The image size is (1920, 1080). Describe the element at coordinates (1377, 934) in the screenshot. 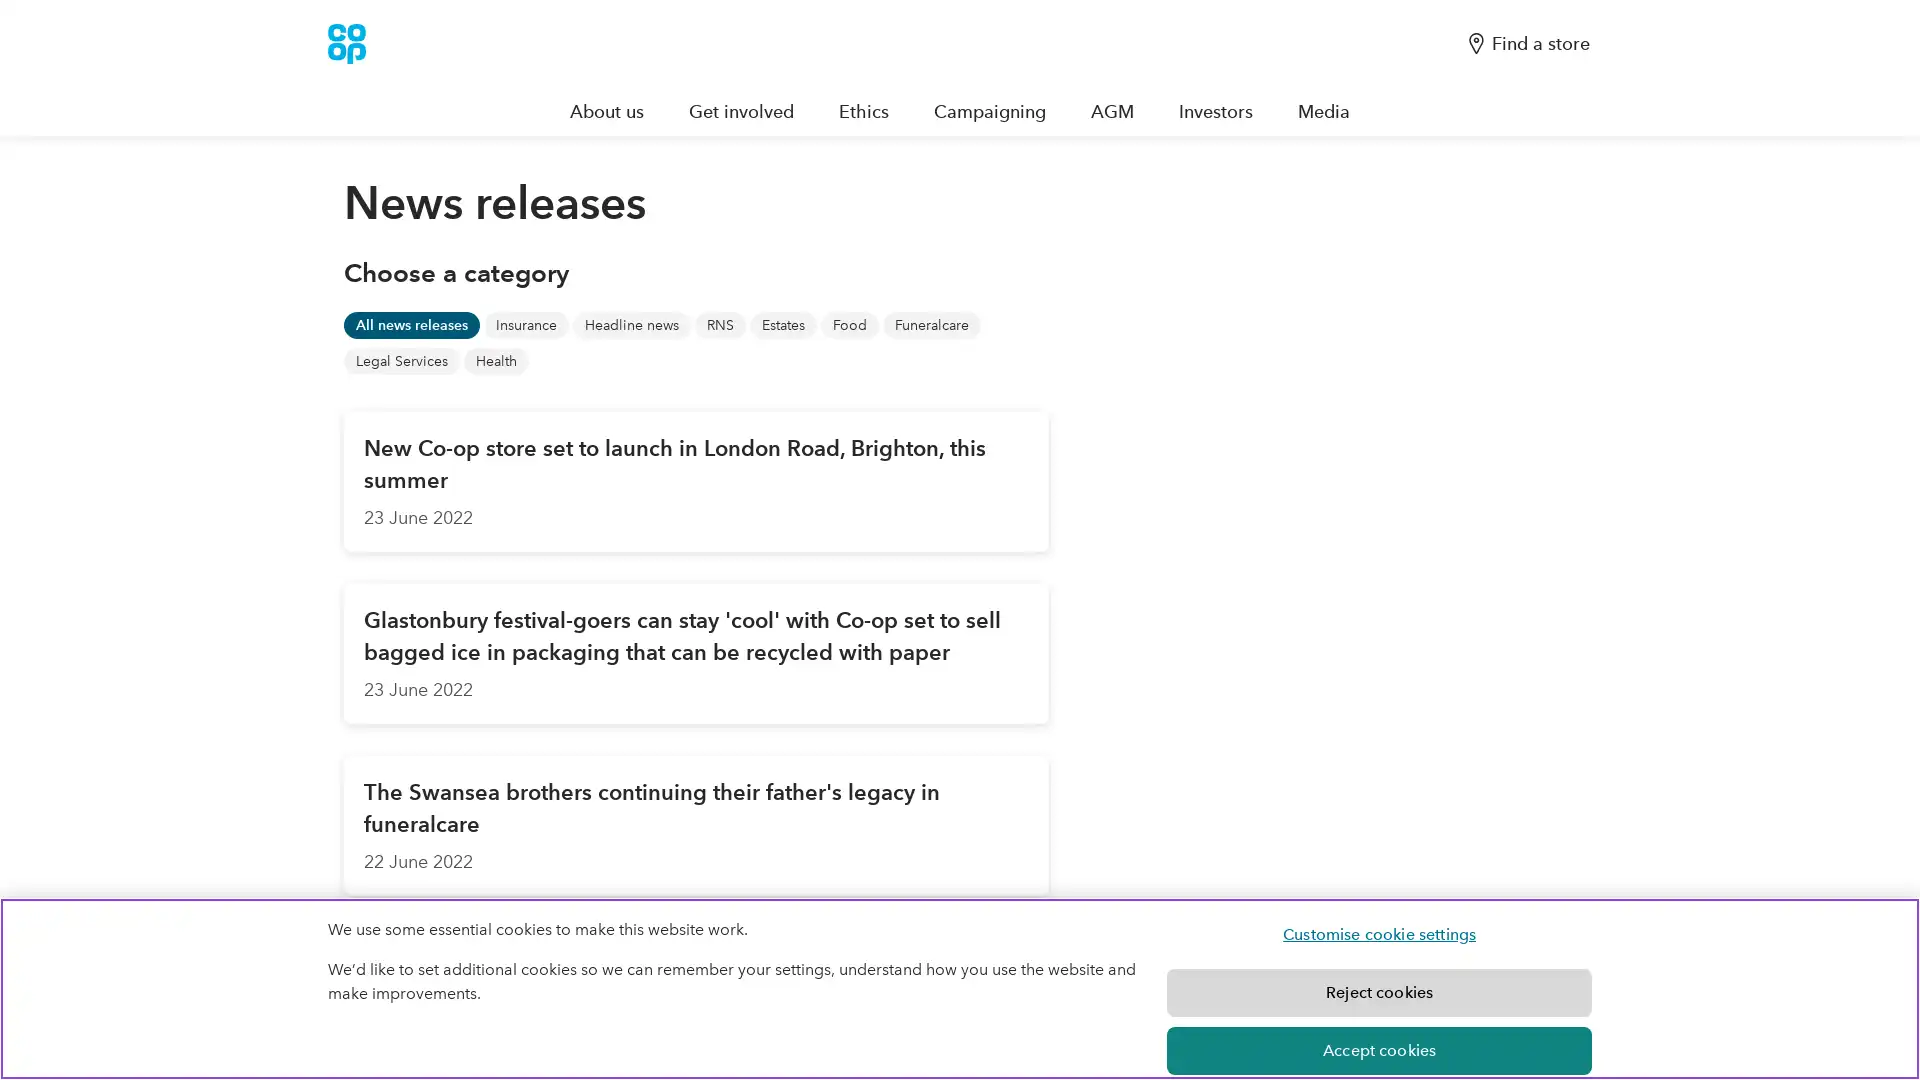

I see `Customise cookie settings` at that location.